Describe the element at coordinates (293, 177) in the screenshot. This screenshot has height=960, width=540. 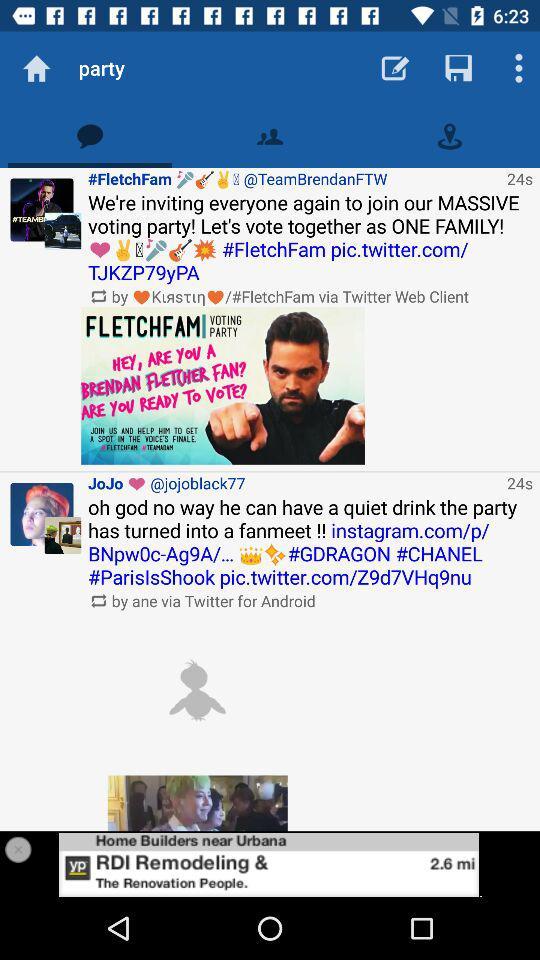
I see `icon above we re inviting` at that location.